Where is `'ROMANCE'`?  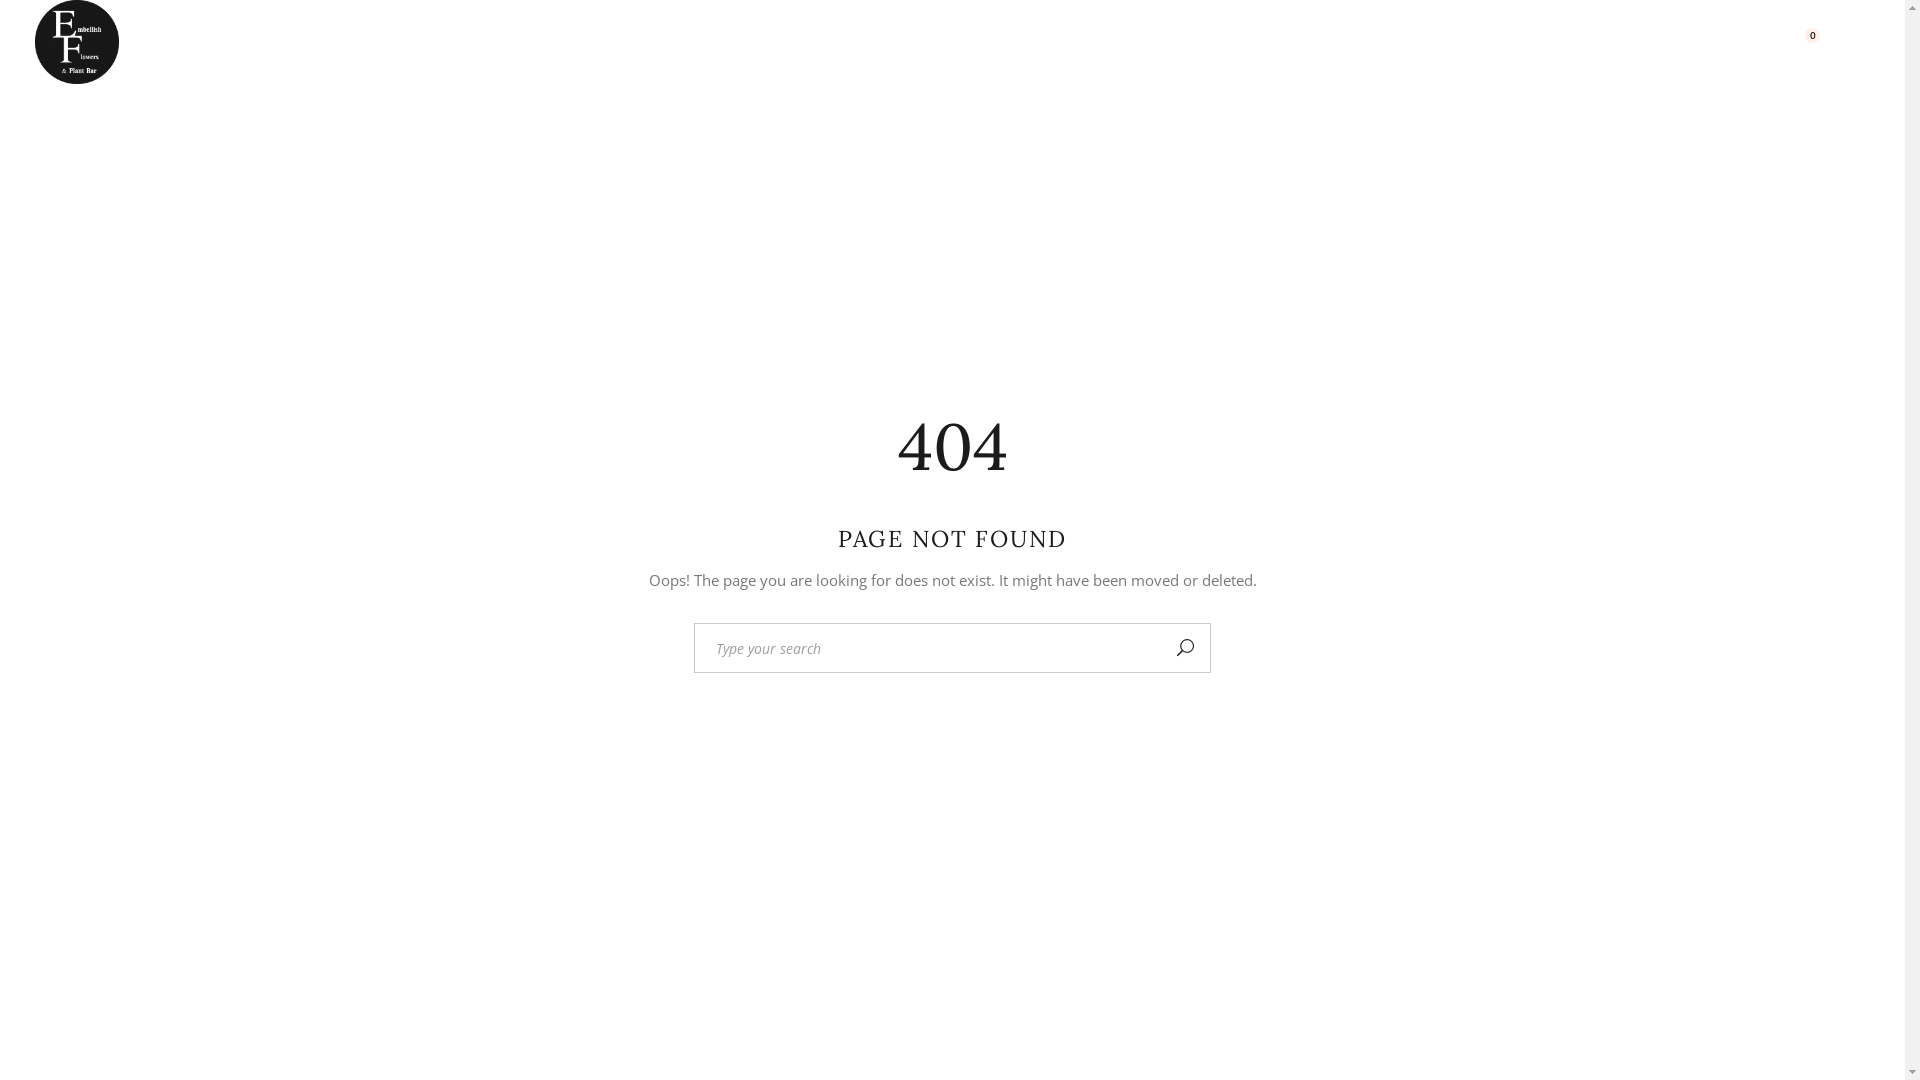 'ROMANCE' is located at coordinates (691, 42).